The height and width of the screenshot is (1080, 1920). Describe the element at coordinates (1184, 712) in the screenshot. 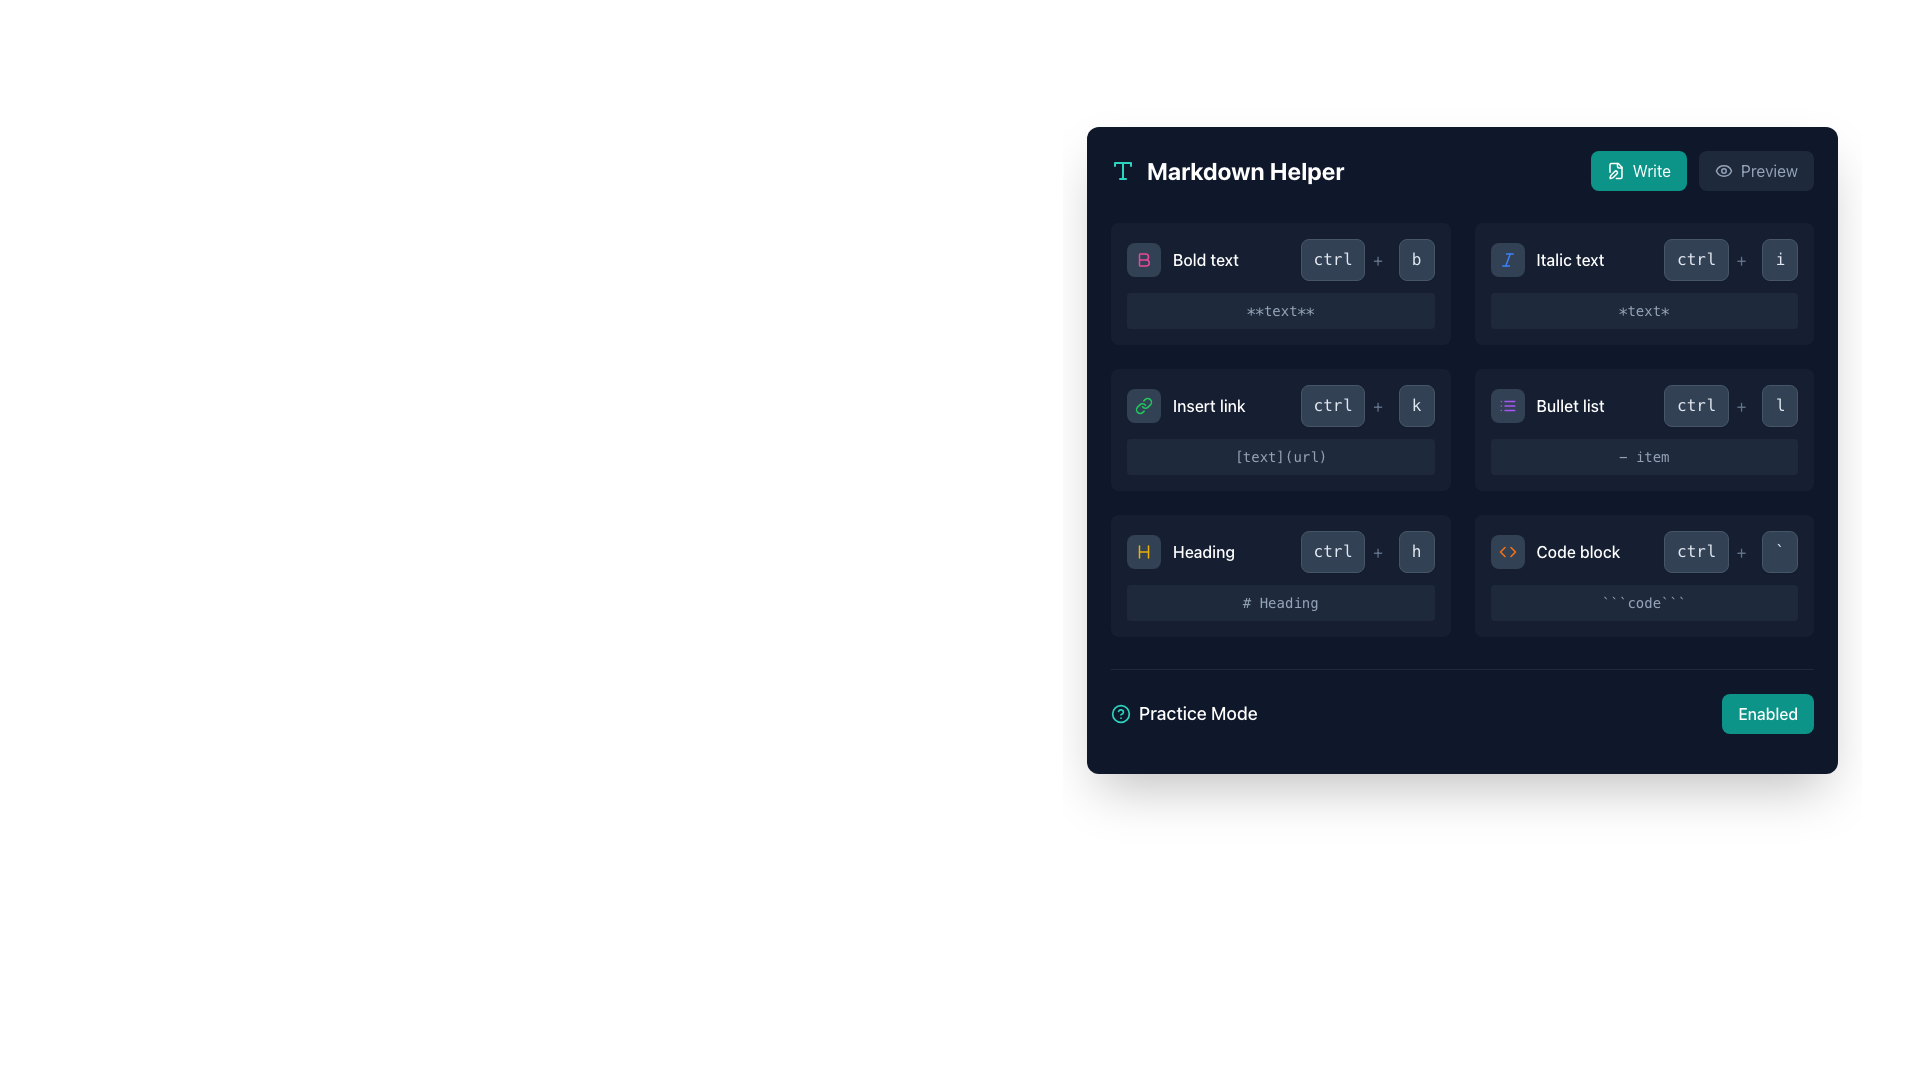

I see `the 'Practice Mode' label located` at that location.